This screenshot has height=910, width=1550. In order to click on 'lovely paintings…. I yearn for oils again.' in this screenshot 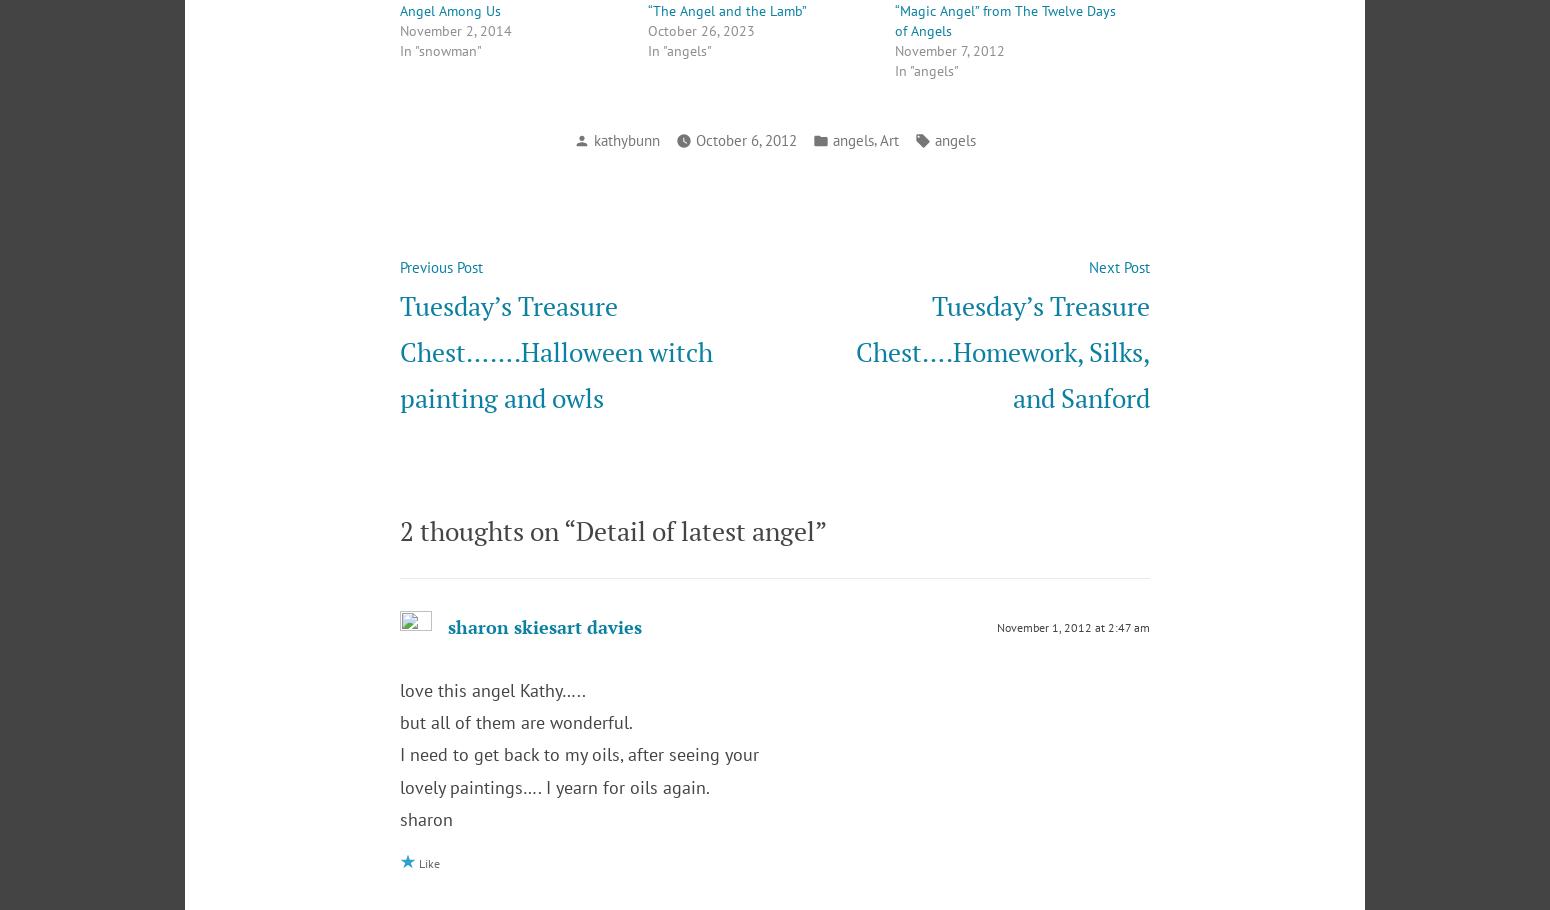, I will do `click(555, 785)`.